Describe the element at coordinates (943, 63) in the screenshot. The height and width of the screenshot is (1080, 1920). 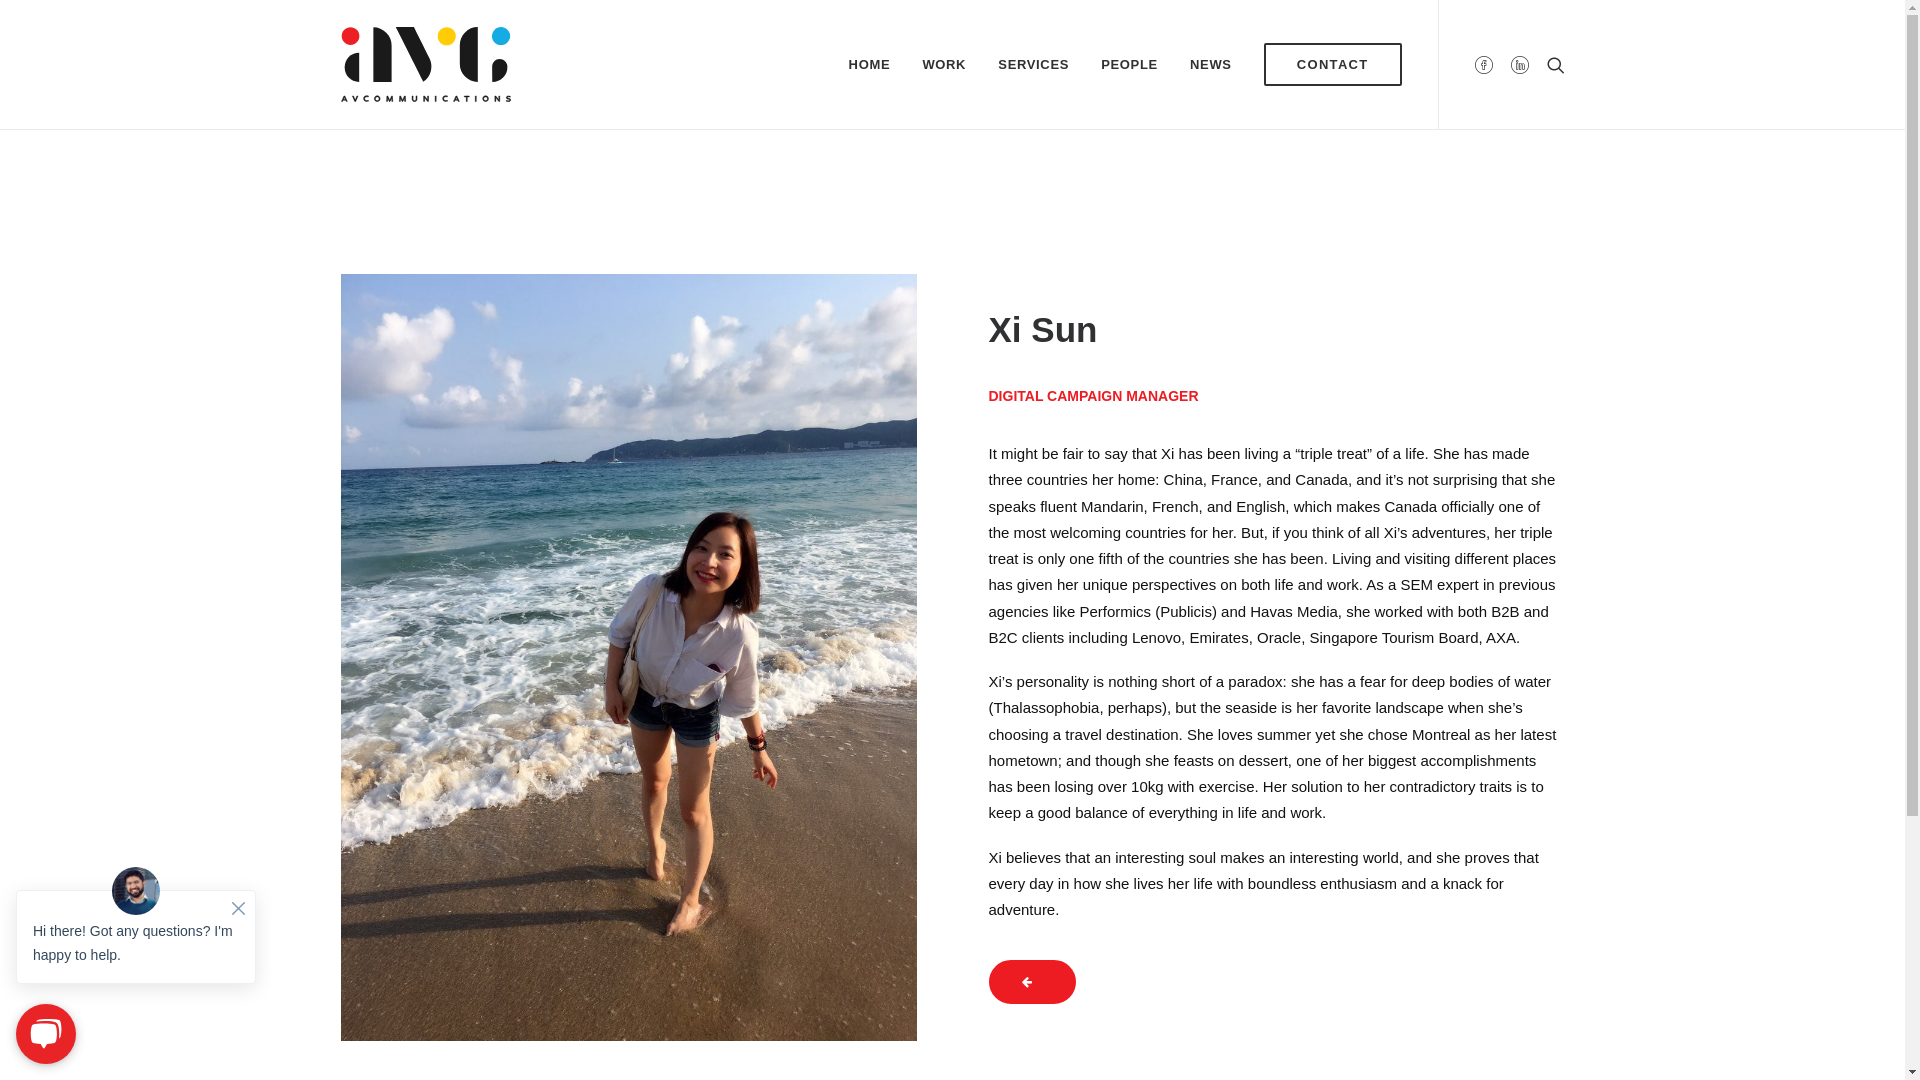
I see `'WORK'` at that location.